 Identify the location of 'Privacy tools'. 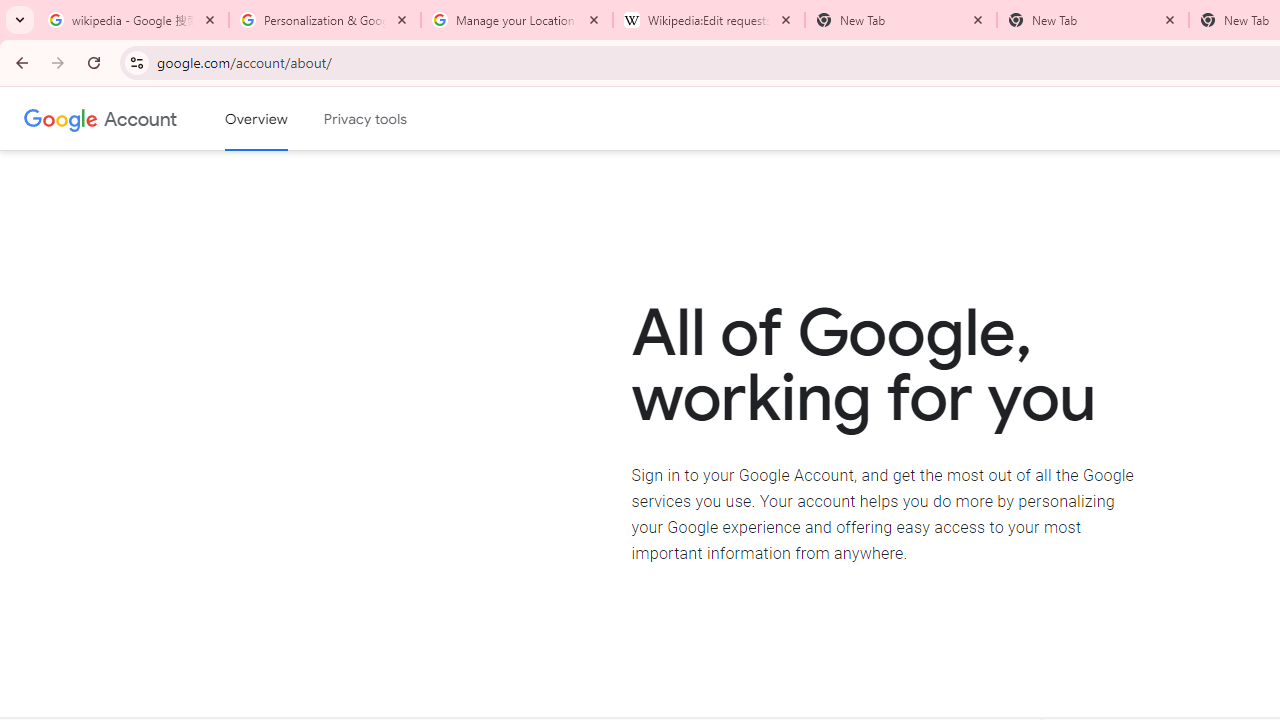
(366, 119).